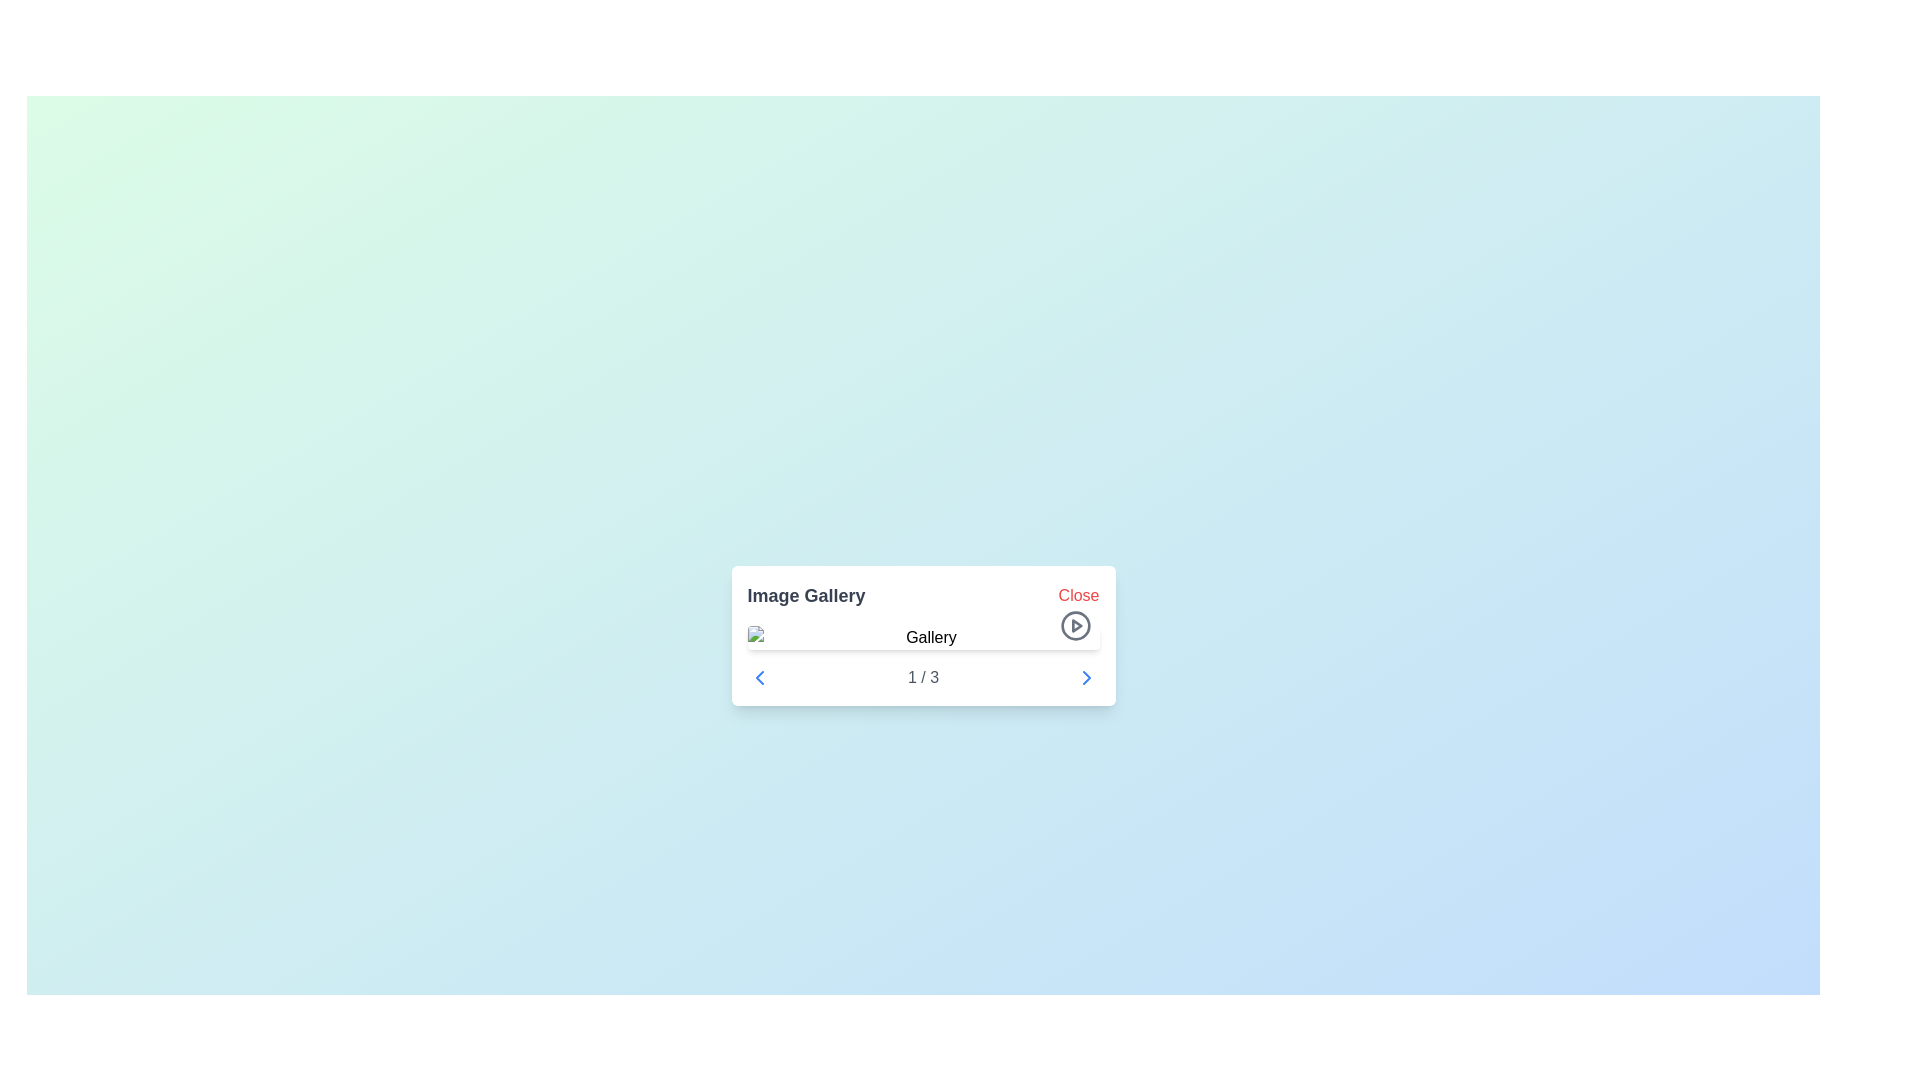  I want to click on the 'Close' button located at the top-right corner of the image gallery, which displays the text in a distinctive red font, so click(1078, 595).